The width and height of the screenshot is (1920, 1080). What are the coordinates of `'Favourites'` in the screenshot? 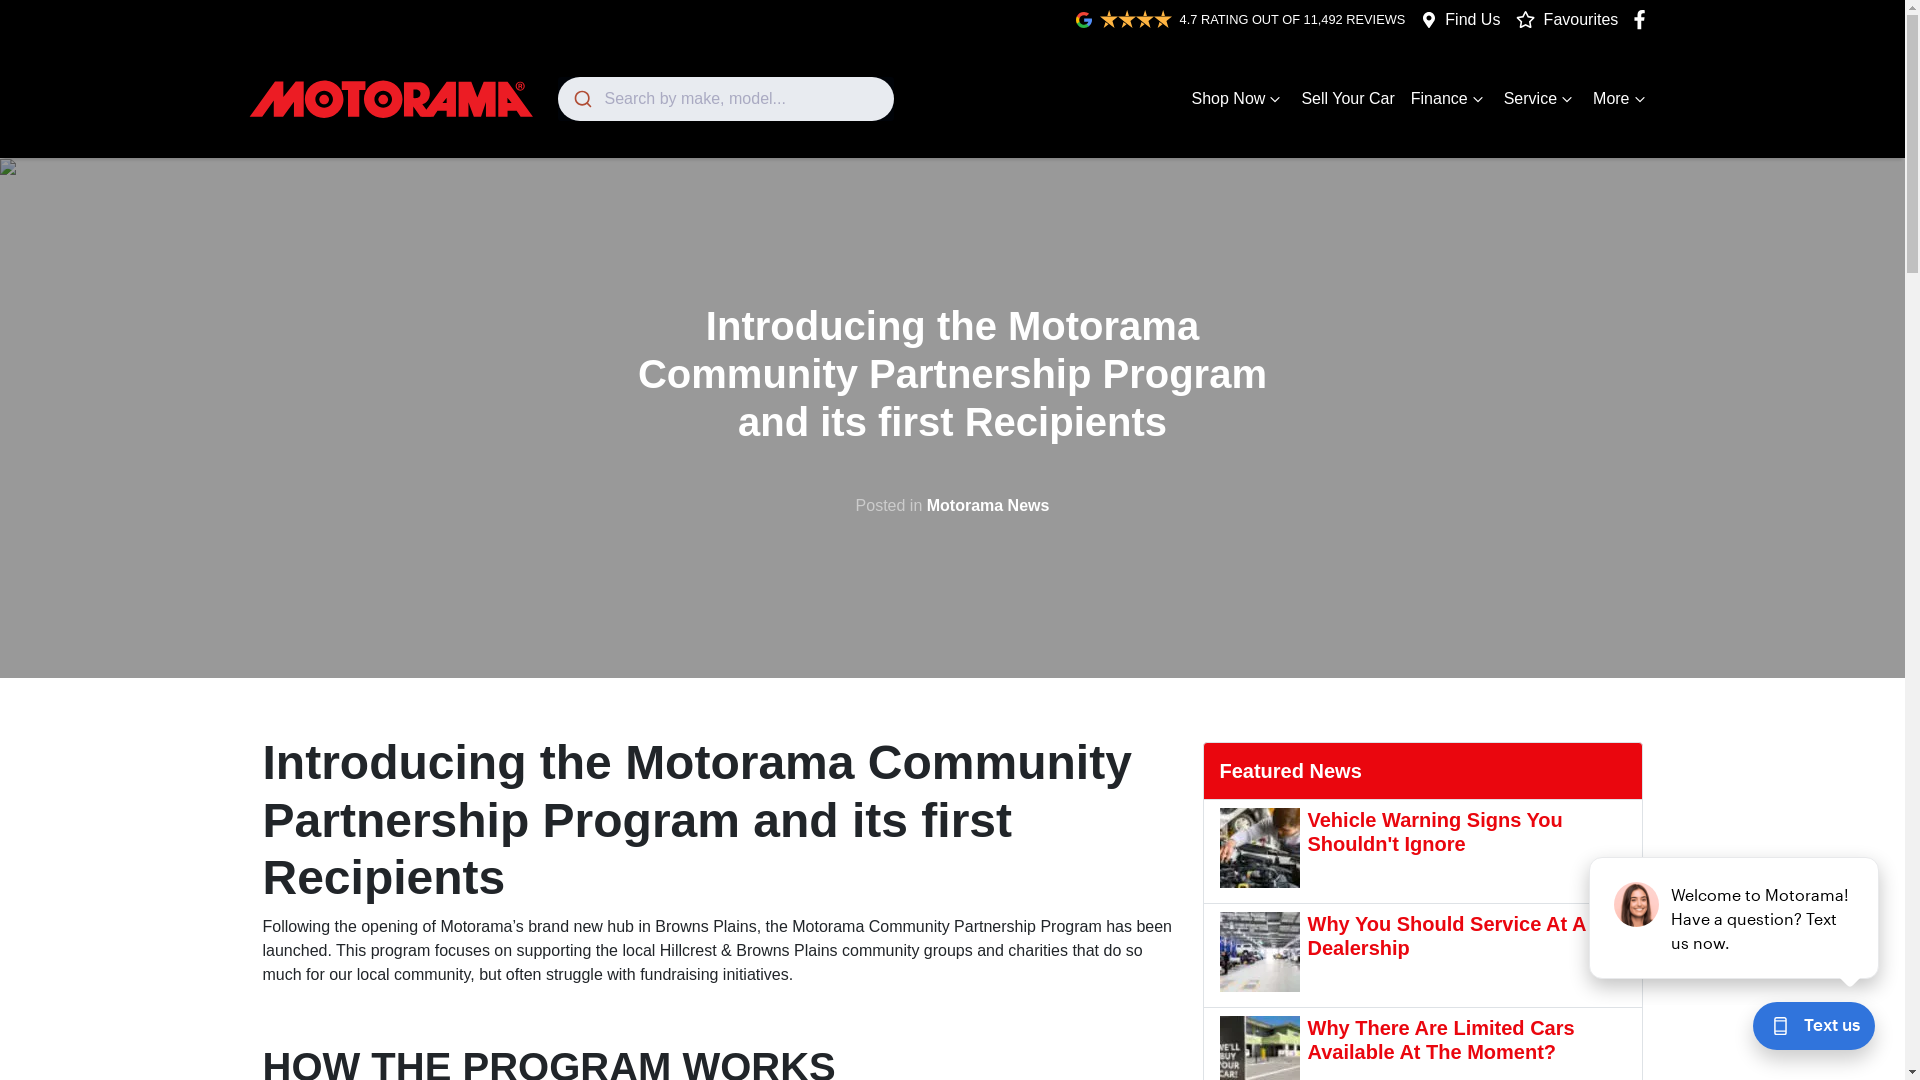 It's located at (1516, 19).